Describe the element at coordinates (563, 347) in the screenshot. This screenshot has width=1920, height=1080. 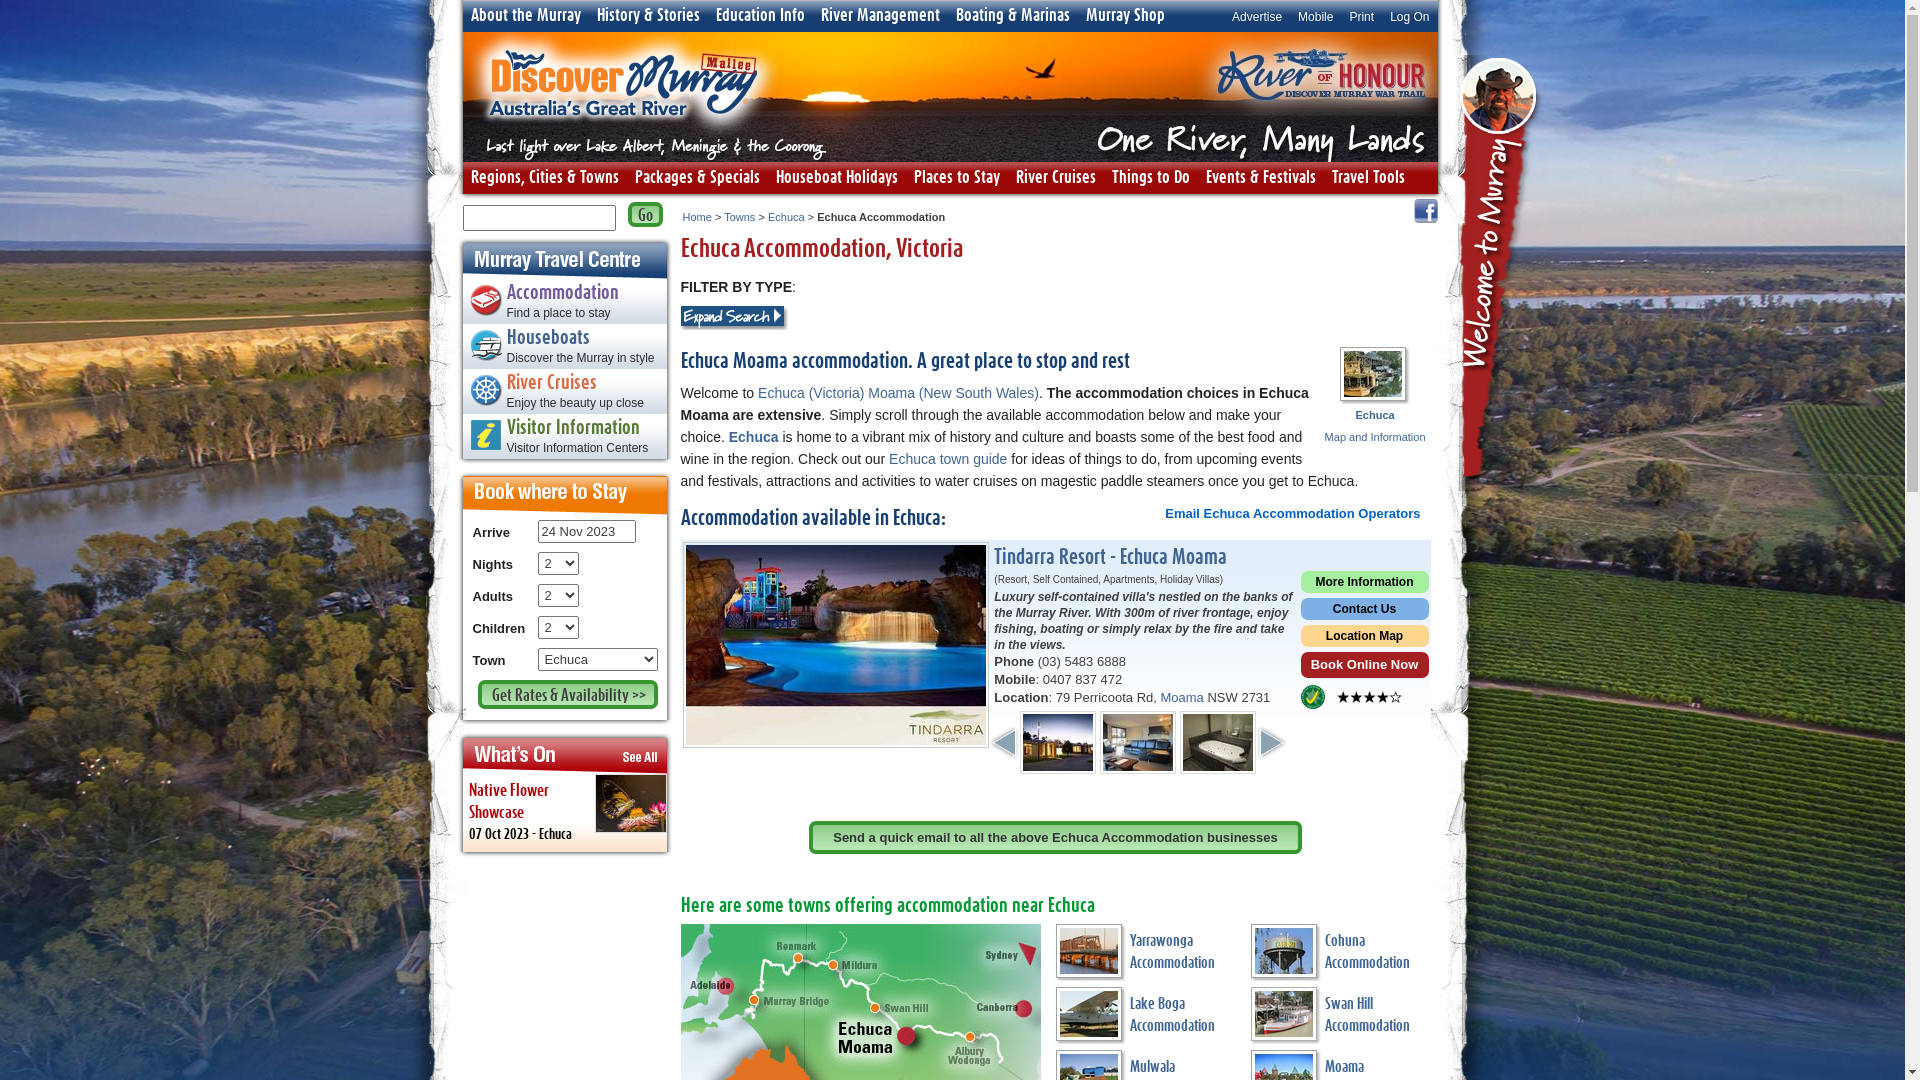
I see `'Houseboats` at that location.